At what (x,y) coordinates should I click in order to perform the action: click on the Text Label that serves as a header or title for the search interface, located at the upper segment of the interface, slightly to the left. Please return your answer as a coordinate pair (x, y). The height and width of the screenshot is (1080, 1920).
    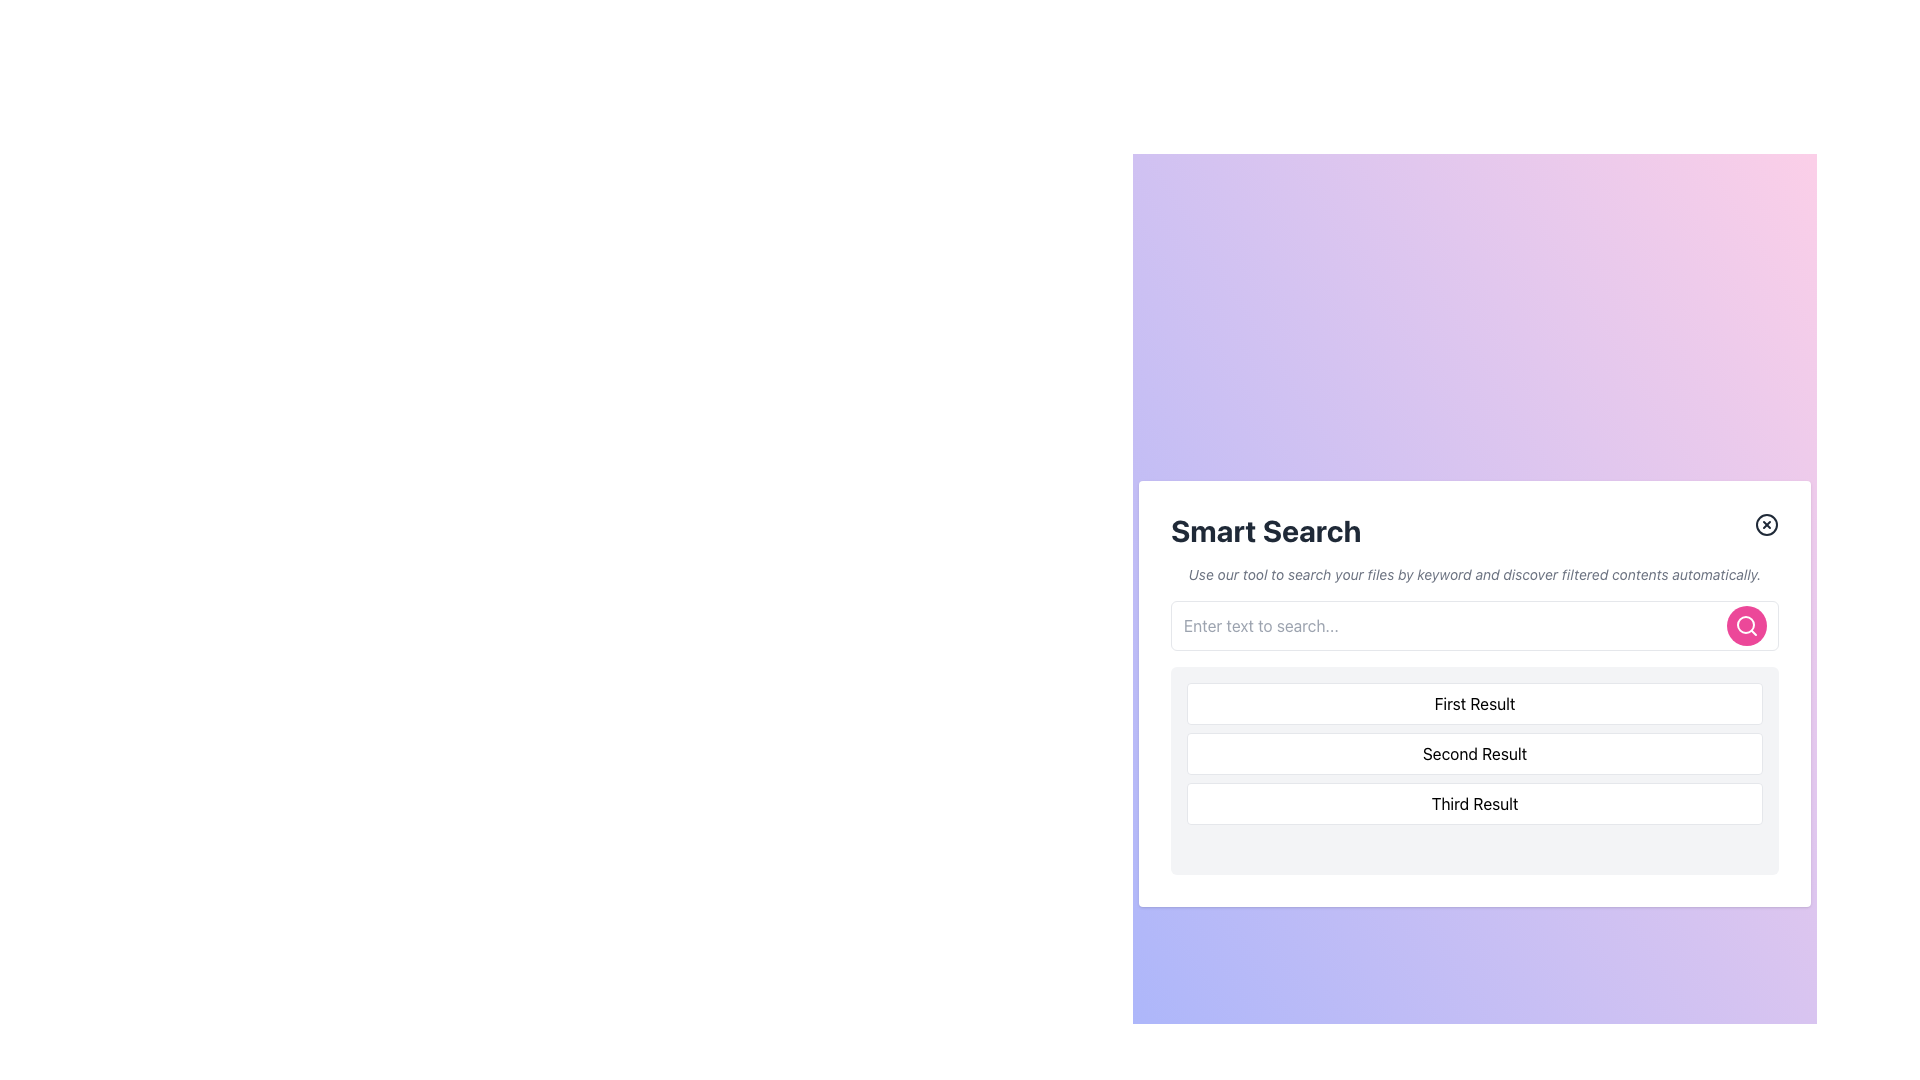
    Looking at the image, I should click on (1265, 530).